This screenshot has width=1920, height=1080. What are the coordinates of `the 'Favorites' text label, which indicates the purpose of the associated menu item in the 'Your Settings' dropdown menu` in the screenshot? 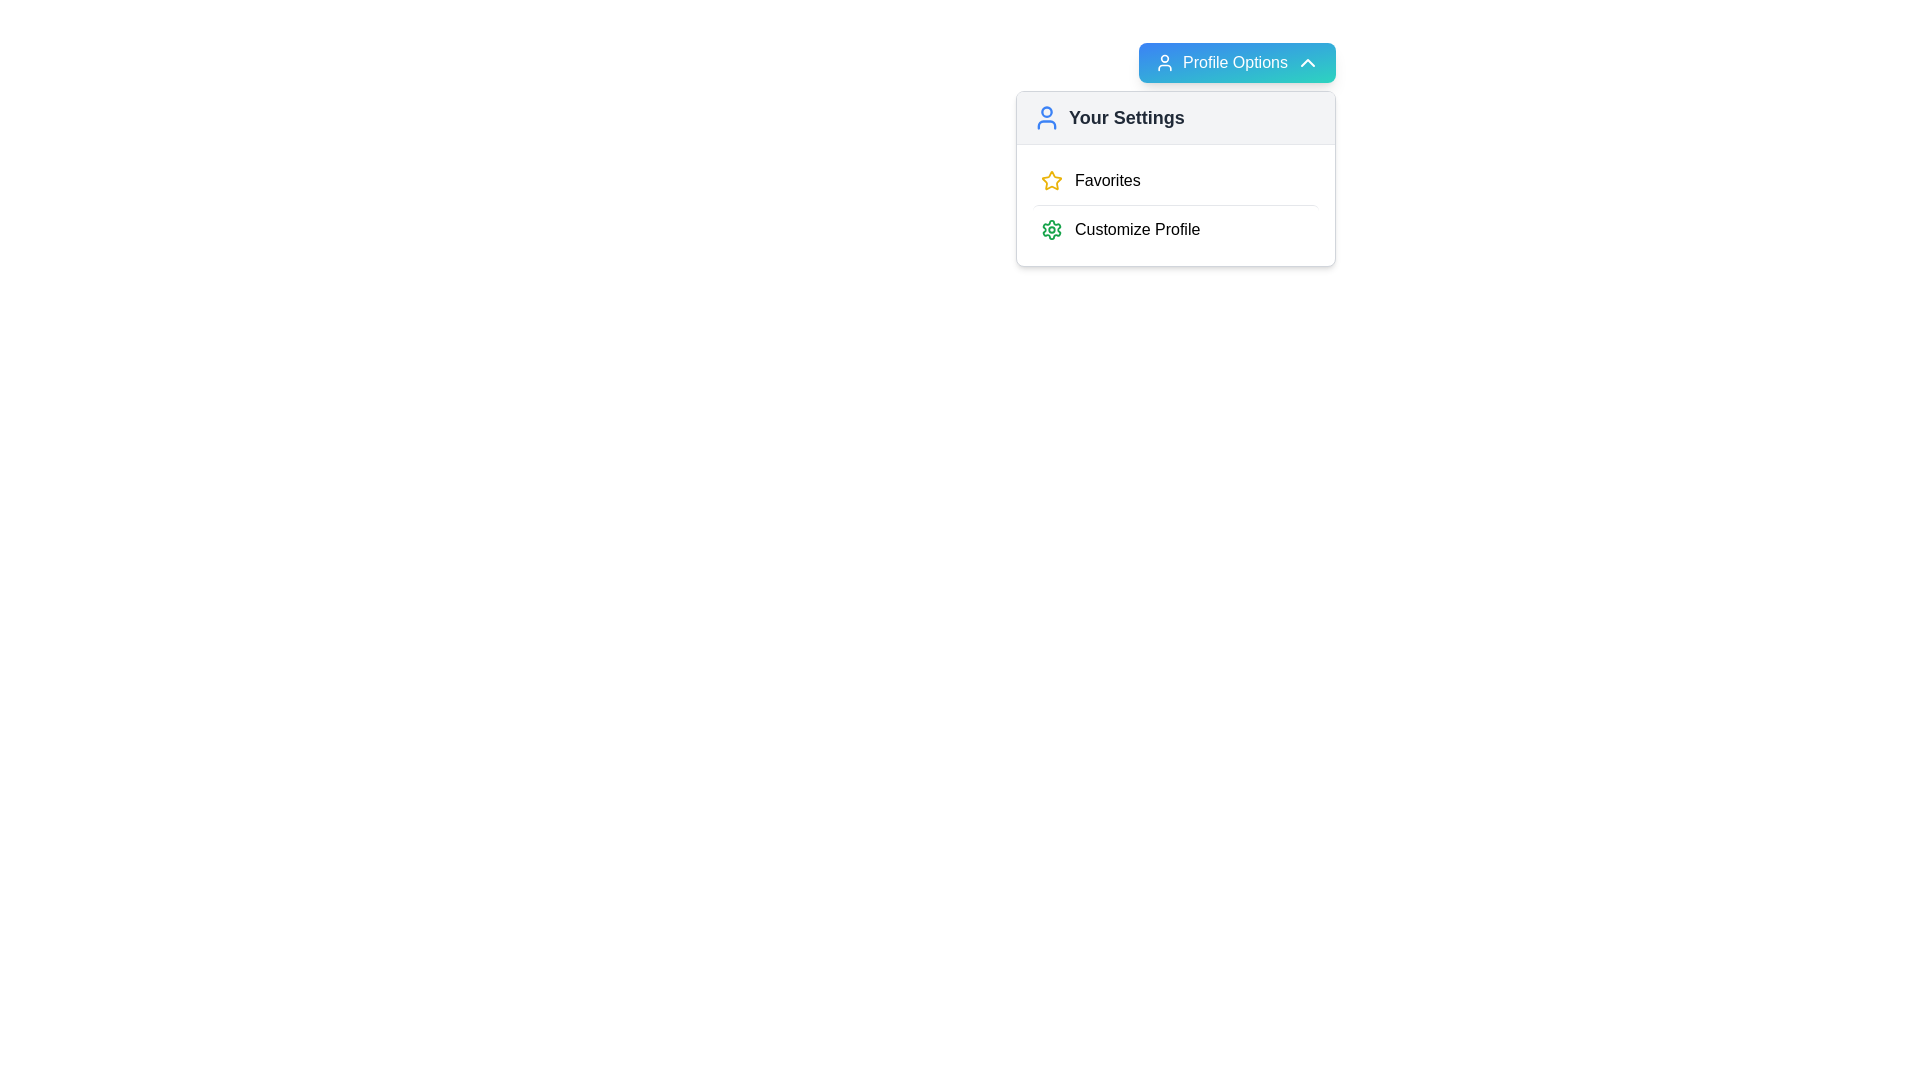 It's located at (1106, 181).